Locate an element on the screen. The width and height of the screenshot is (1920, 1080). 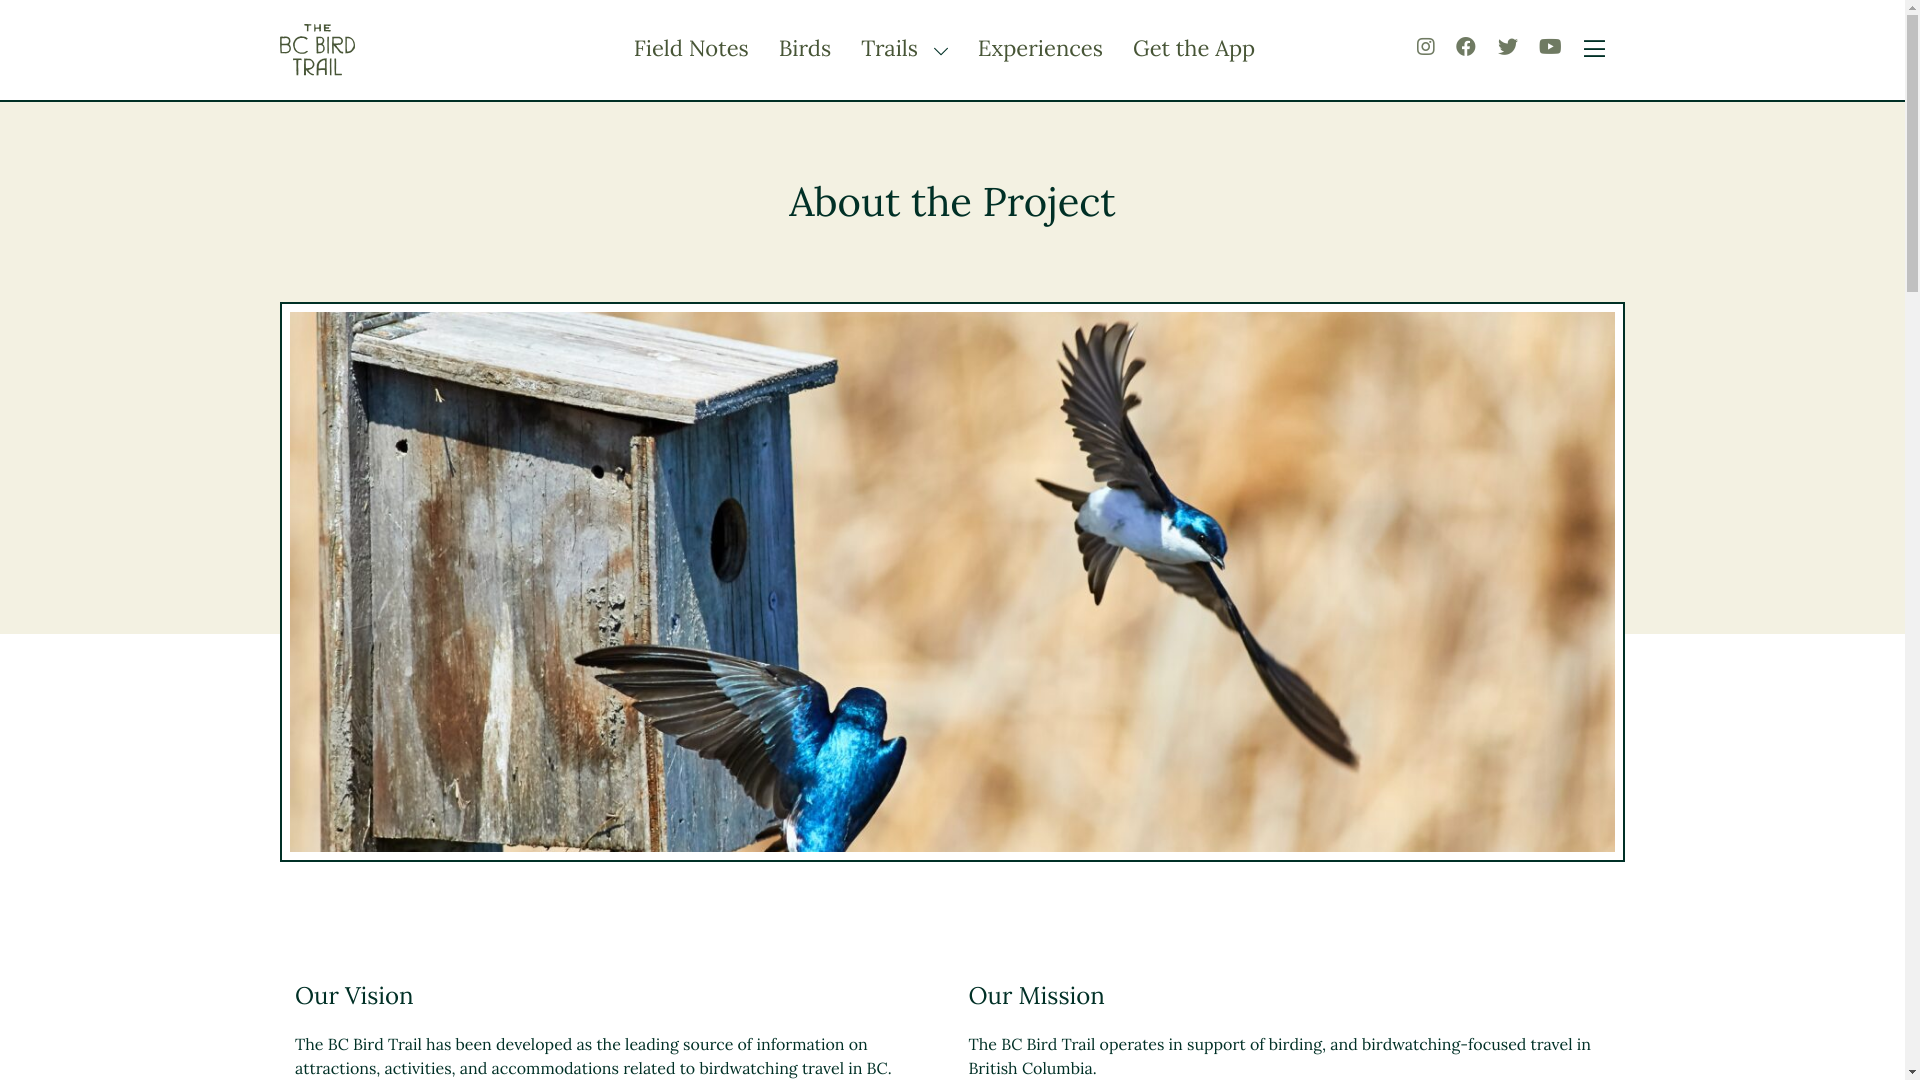
'Birds' is located at coordinates (777, 48).